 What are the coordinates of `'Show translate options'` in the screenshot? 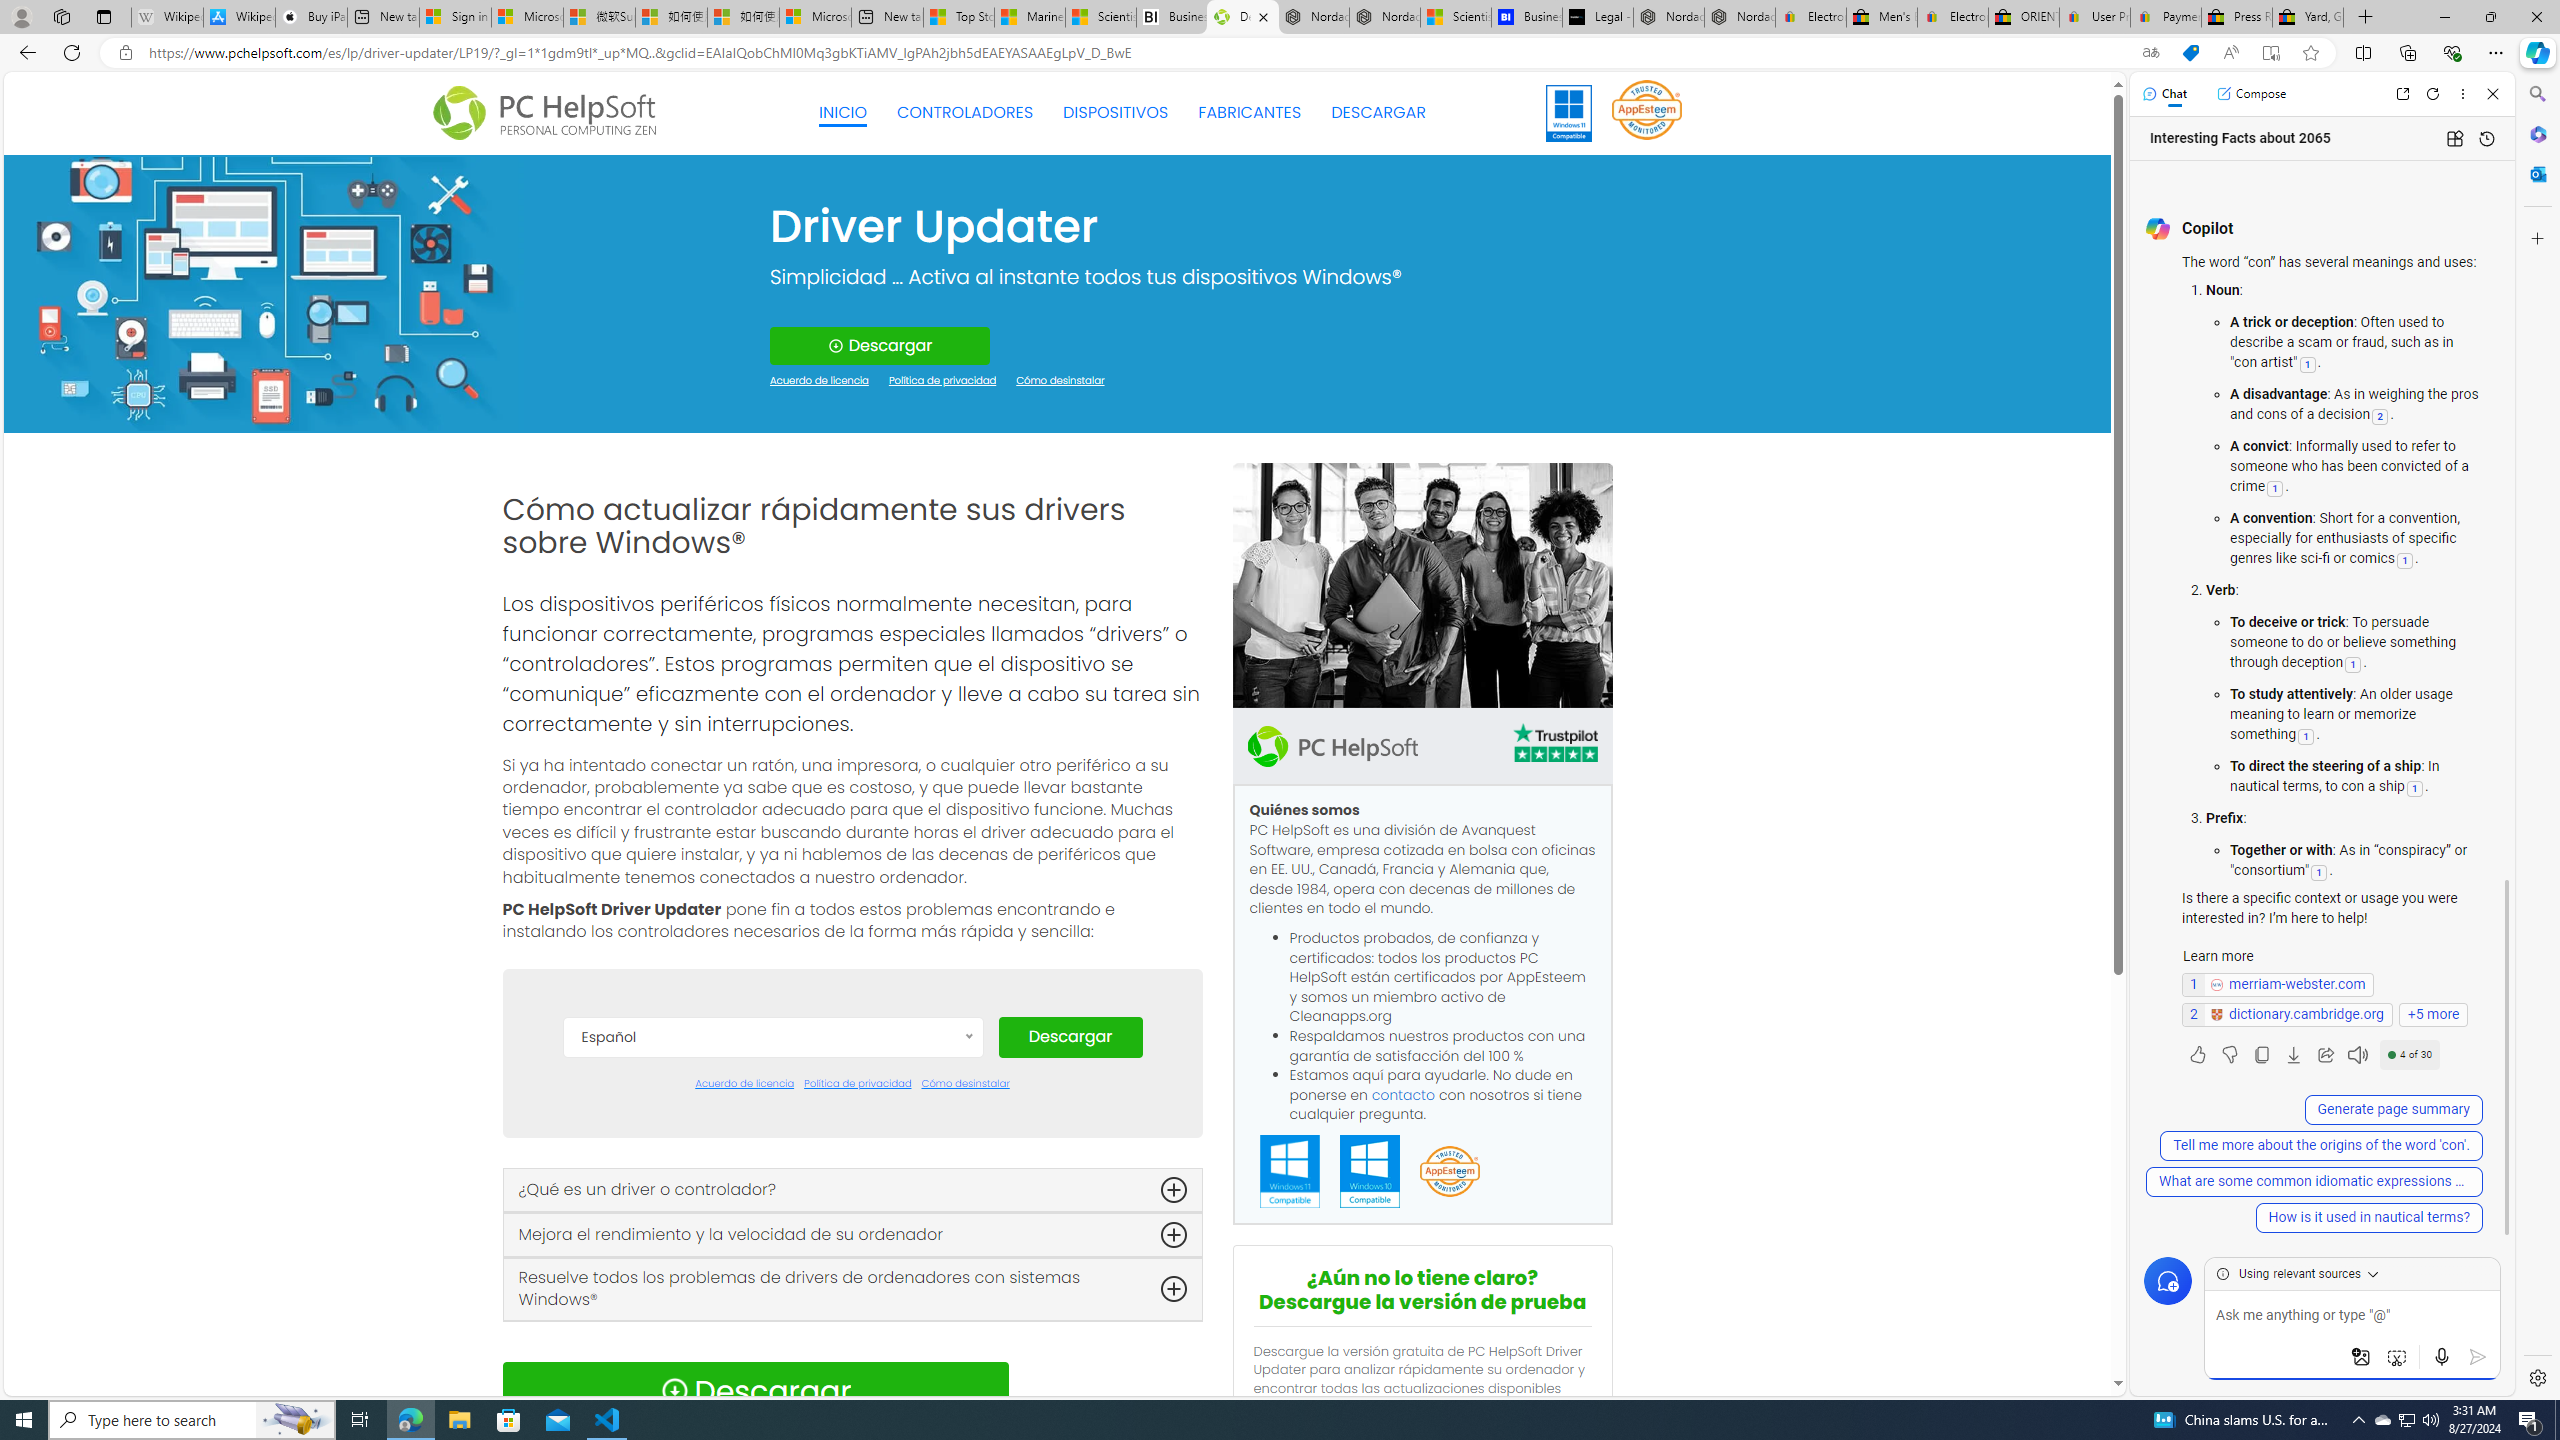 It's located at (2149, 53).